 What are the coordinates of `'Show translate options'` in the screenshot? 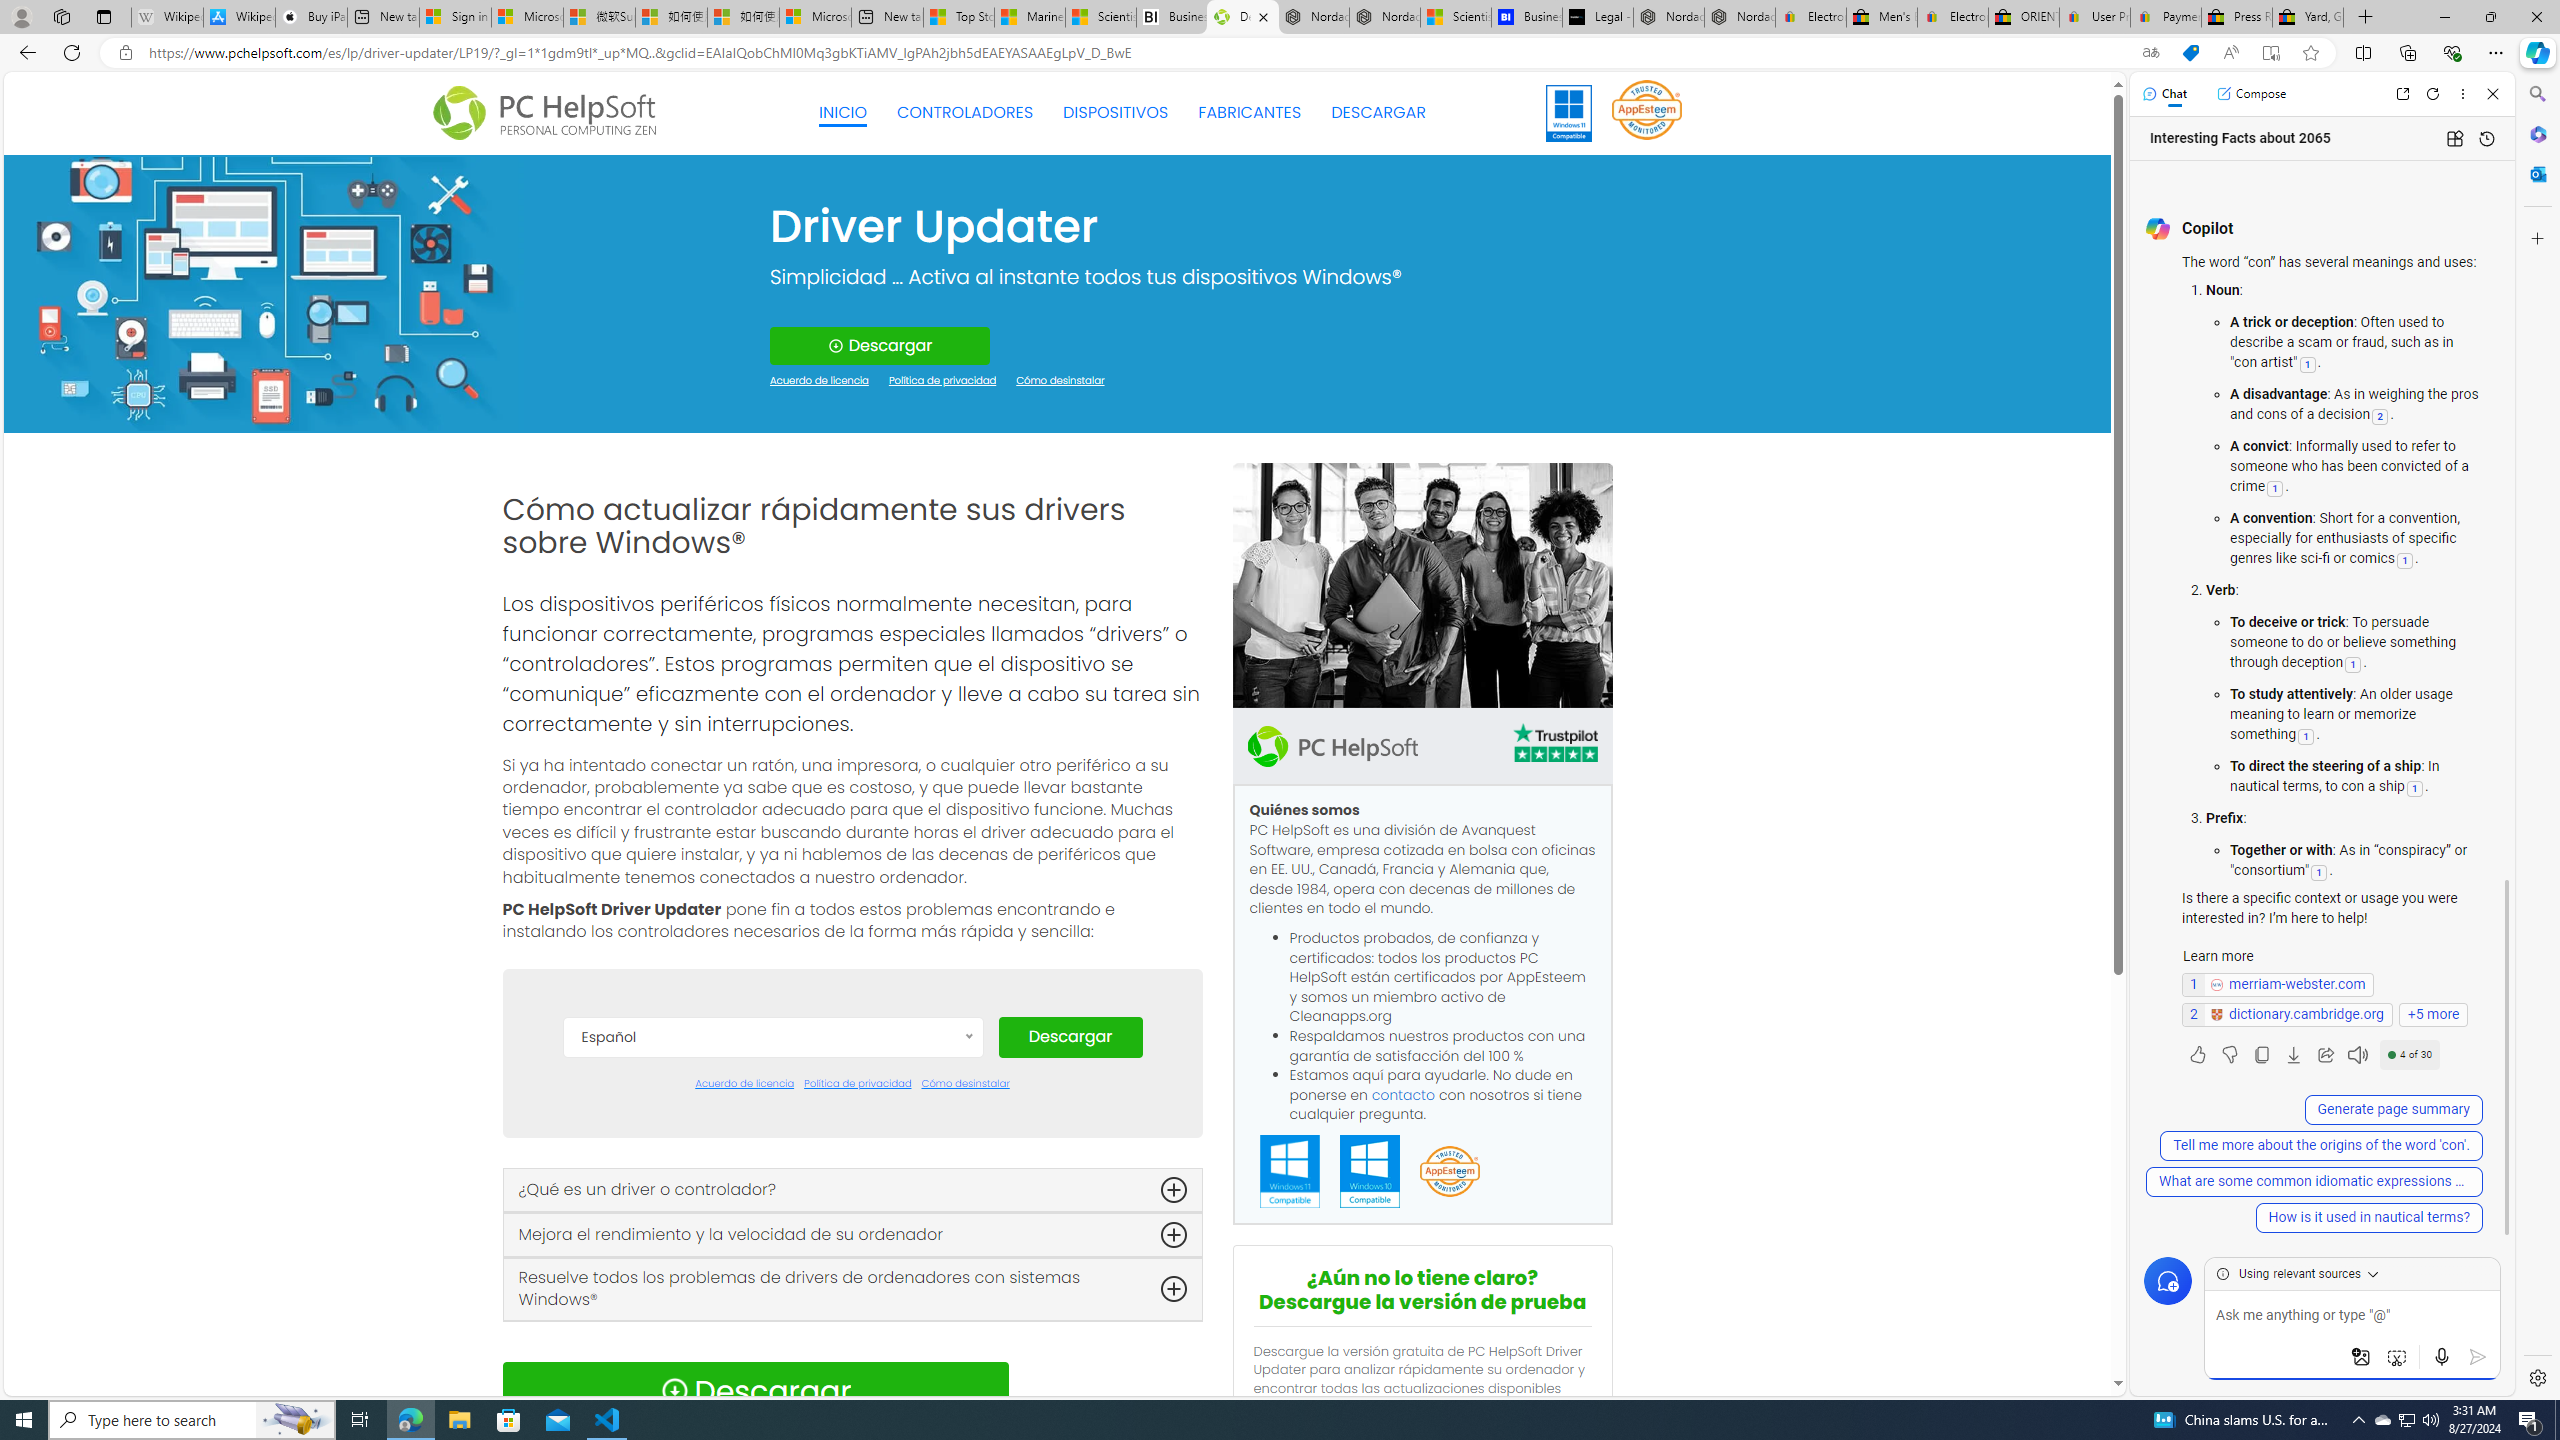 It's located at (2149, 53).